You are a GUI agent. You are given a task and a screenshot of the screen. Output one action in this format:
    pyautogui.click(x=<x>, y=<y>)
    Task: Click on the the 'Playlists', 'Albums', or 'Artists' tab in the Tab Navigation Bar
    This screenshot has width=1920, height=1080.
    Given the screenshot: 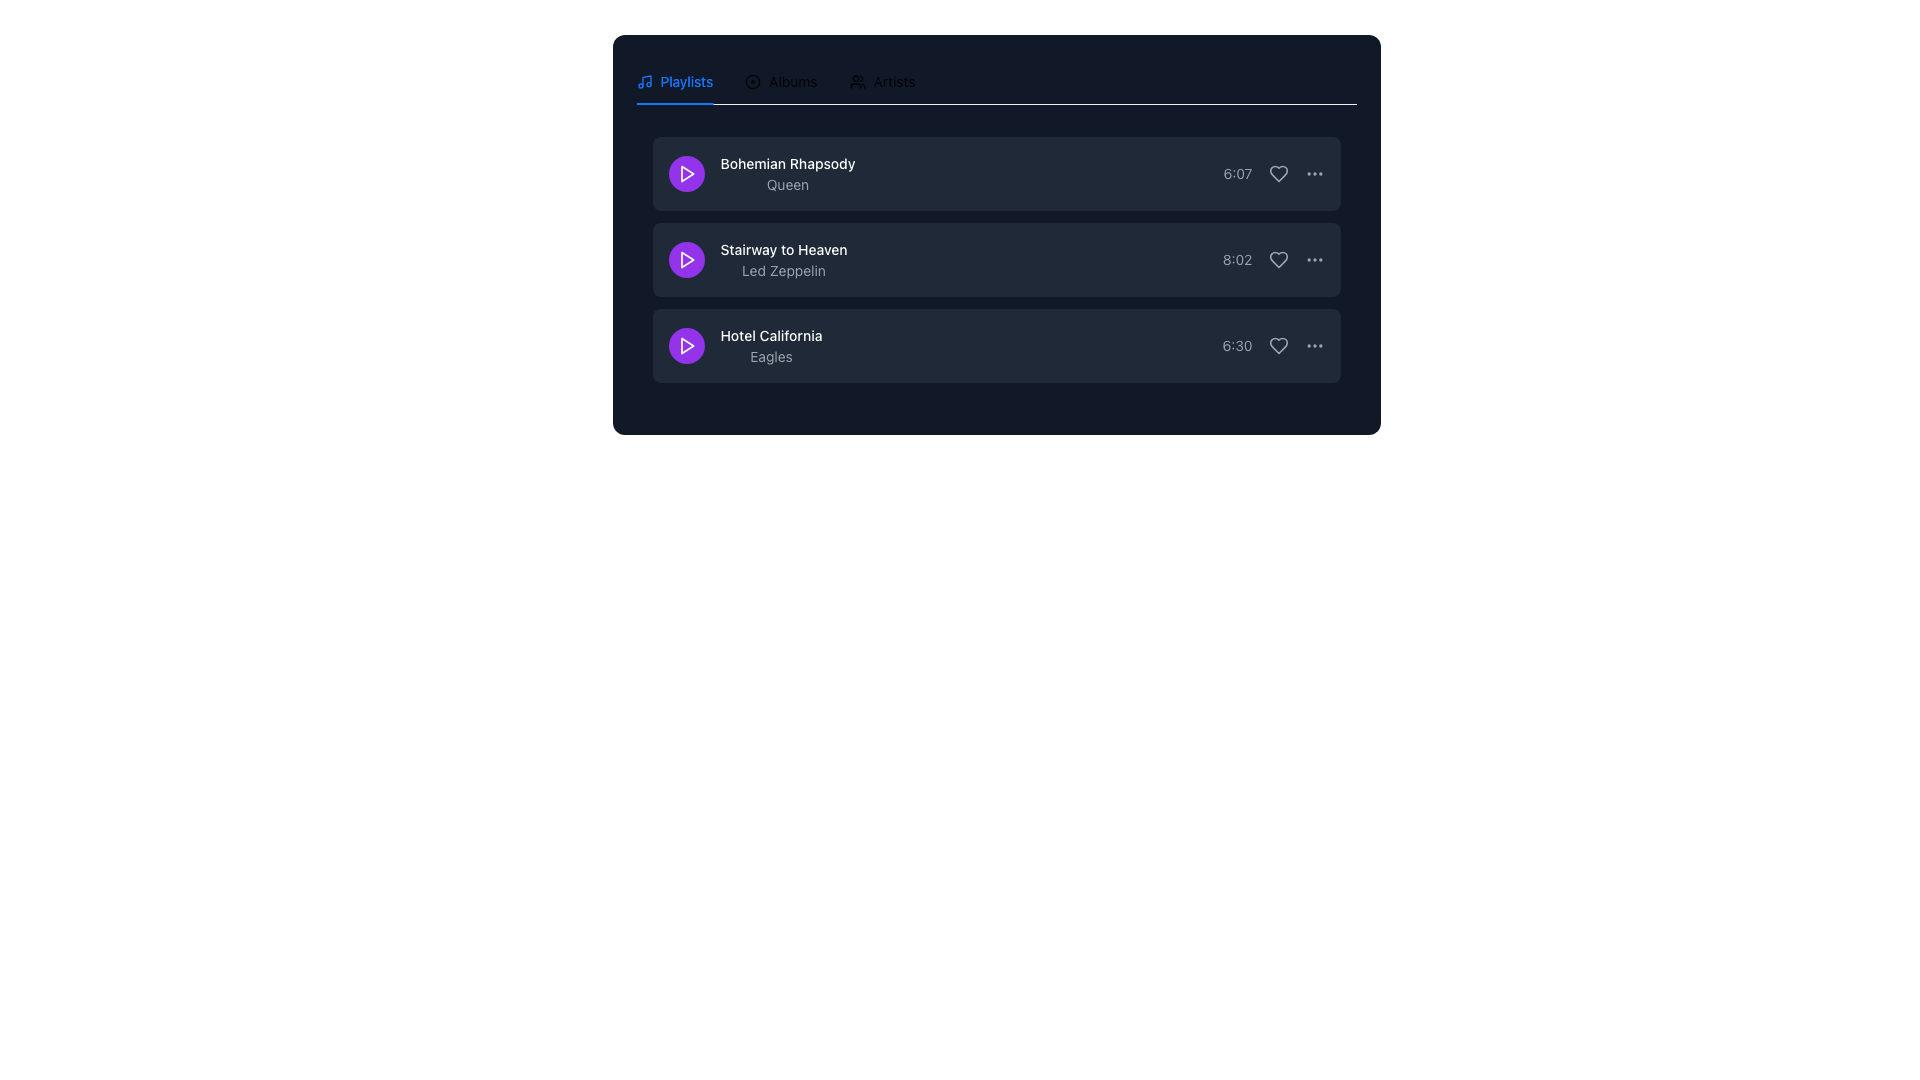 What is the action you would take?
    pyautogui.click(x=996, y=80)
    